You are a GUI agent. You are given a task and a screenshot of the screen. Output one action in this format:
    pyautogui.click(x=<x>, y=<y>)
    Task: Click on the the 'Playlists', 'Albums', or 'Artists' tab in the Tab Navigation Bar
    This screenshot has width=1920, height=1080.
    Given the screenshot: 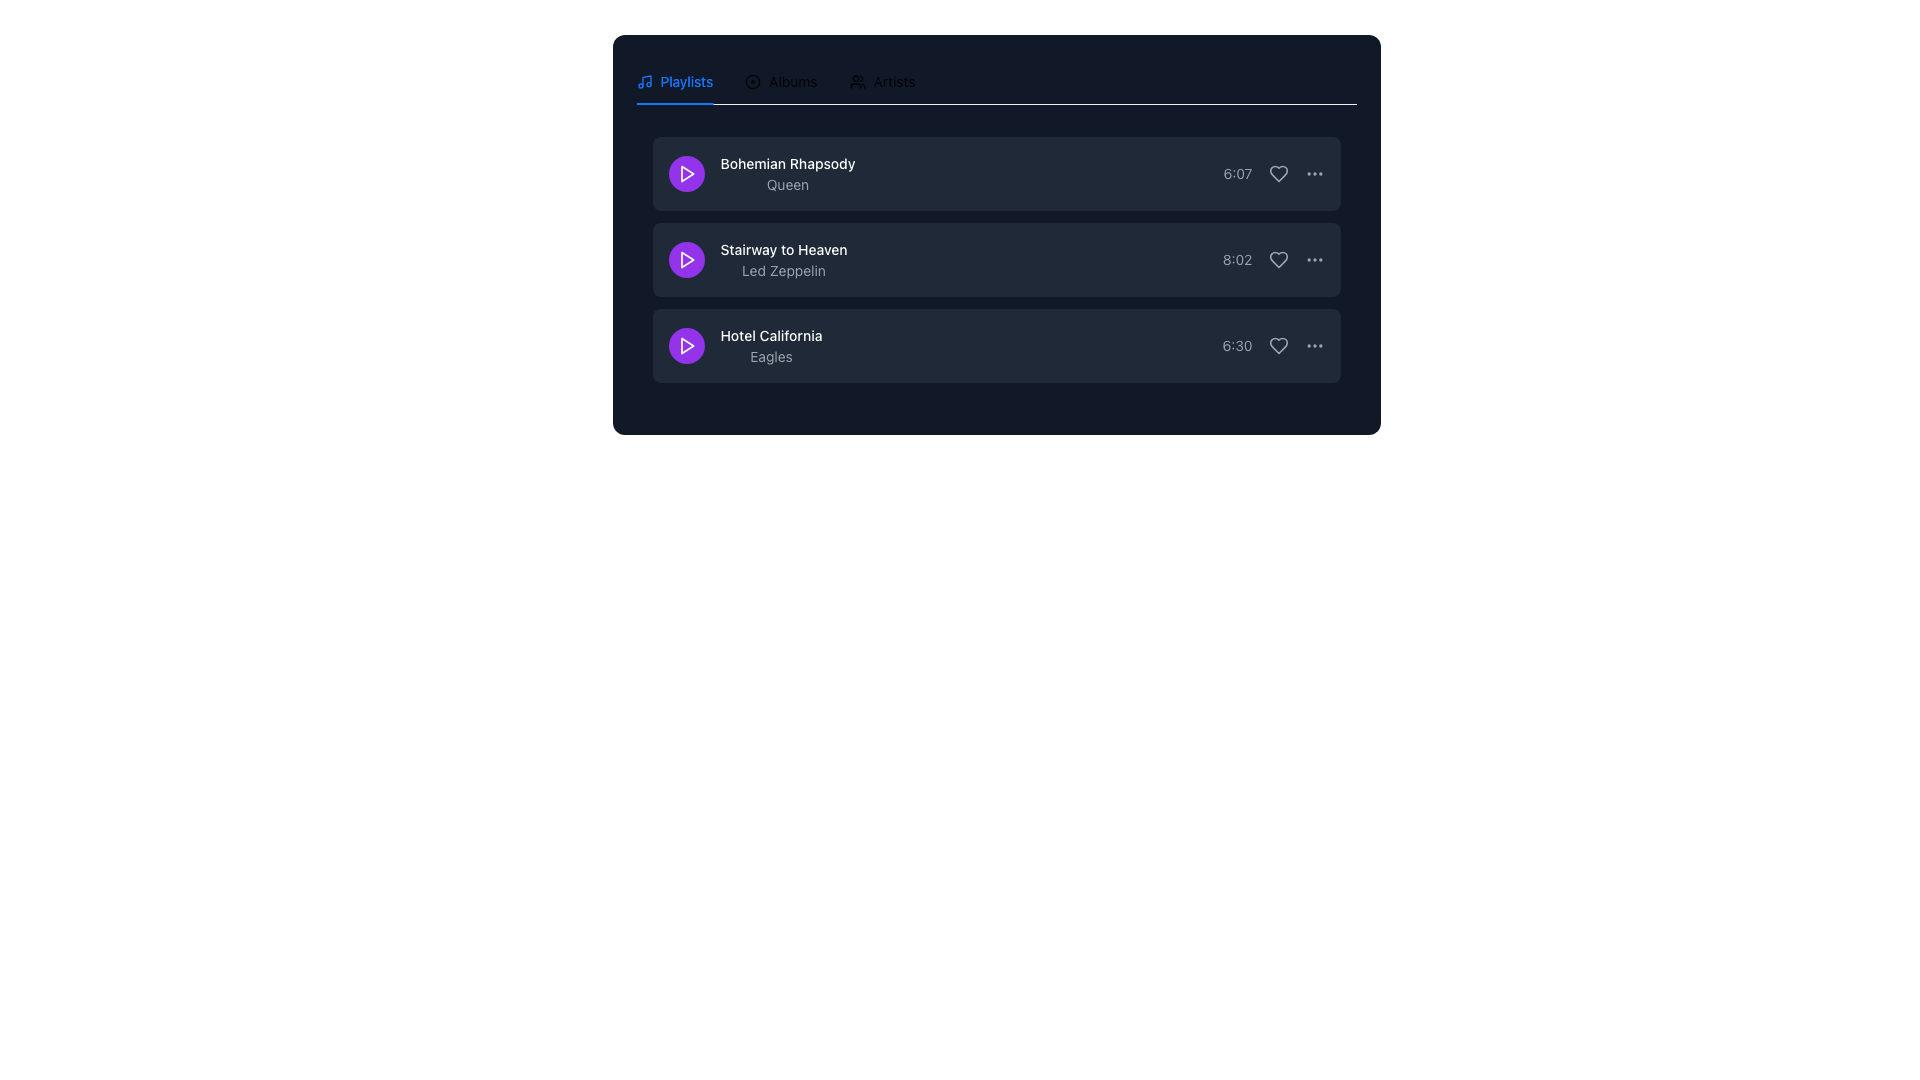 What is the action you would take?
    pyautogui.click(x=996, y=80)
    